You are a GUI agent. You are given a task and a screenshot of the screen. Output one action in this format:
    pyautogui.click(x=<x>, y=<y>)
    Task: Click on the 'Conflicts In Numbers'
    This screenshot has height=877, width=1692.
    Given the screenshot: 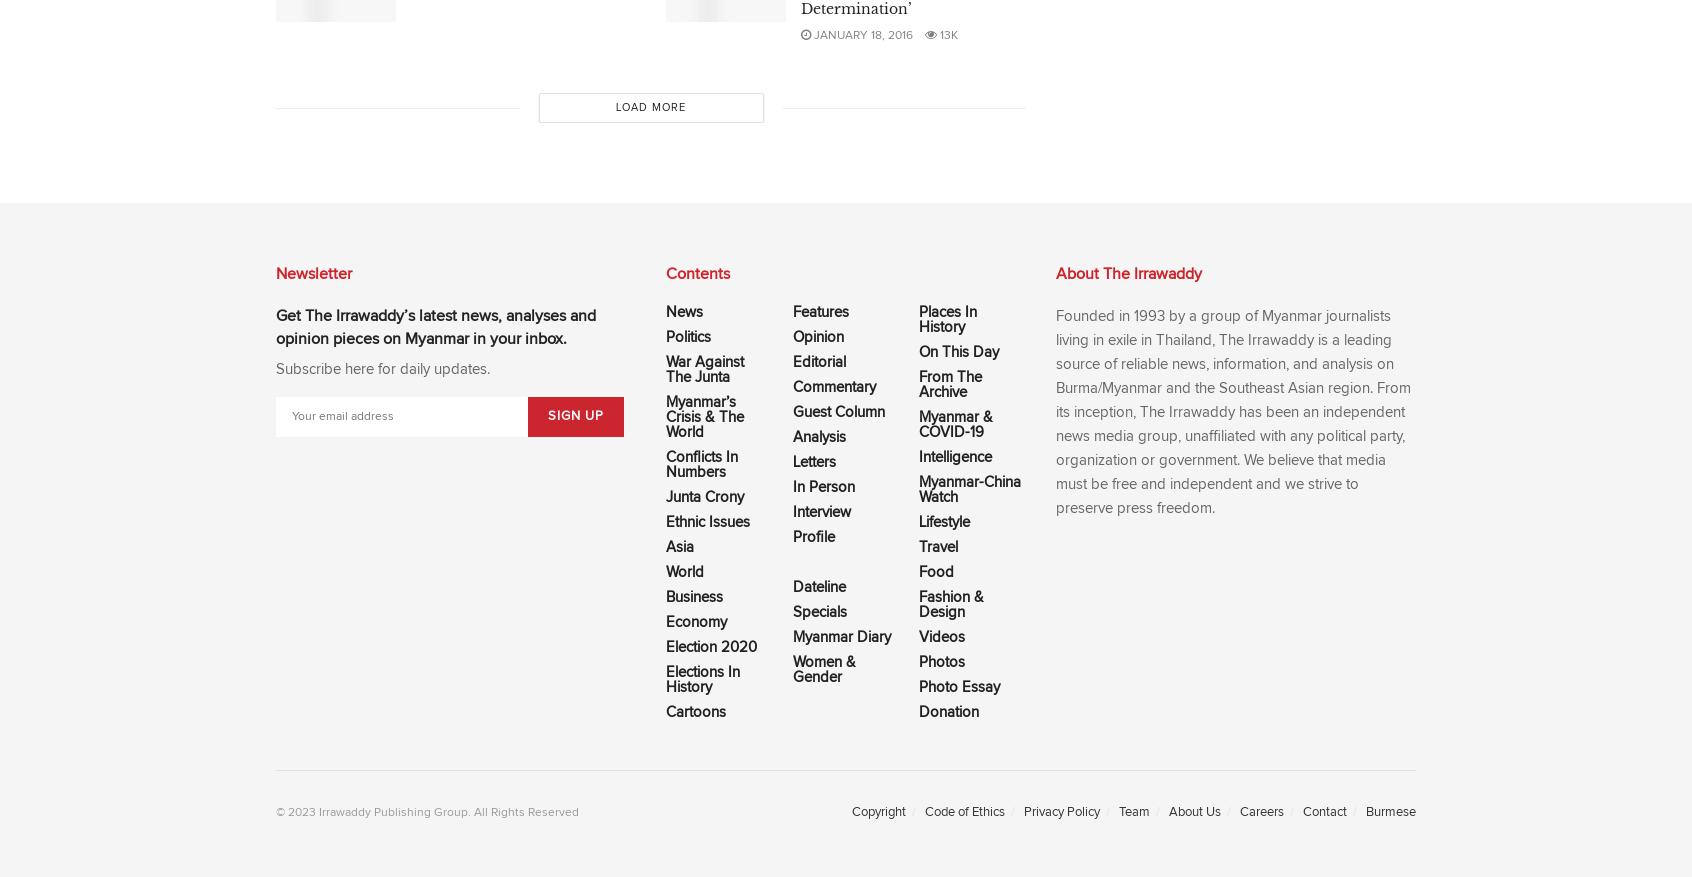 What is the action you would take?
    pyautogui.click(x=702, y=464)
    